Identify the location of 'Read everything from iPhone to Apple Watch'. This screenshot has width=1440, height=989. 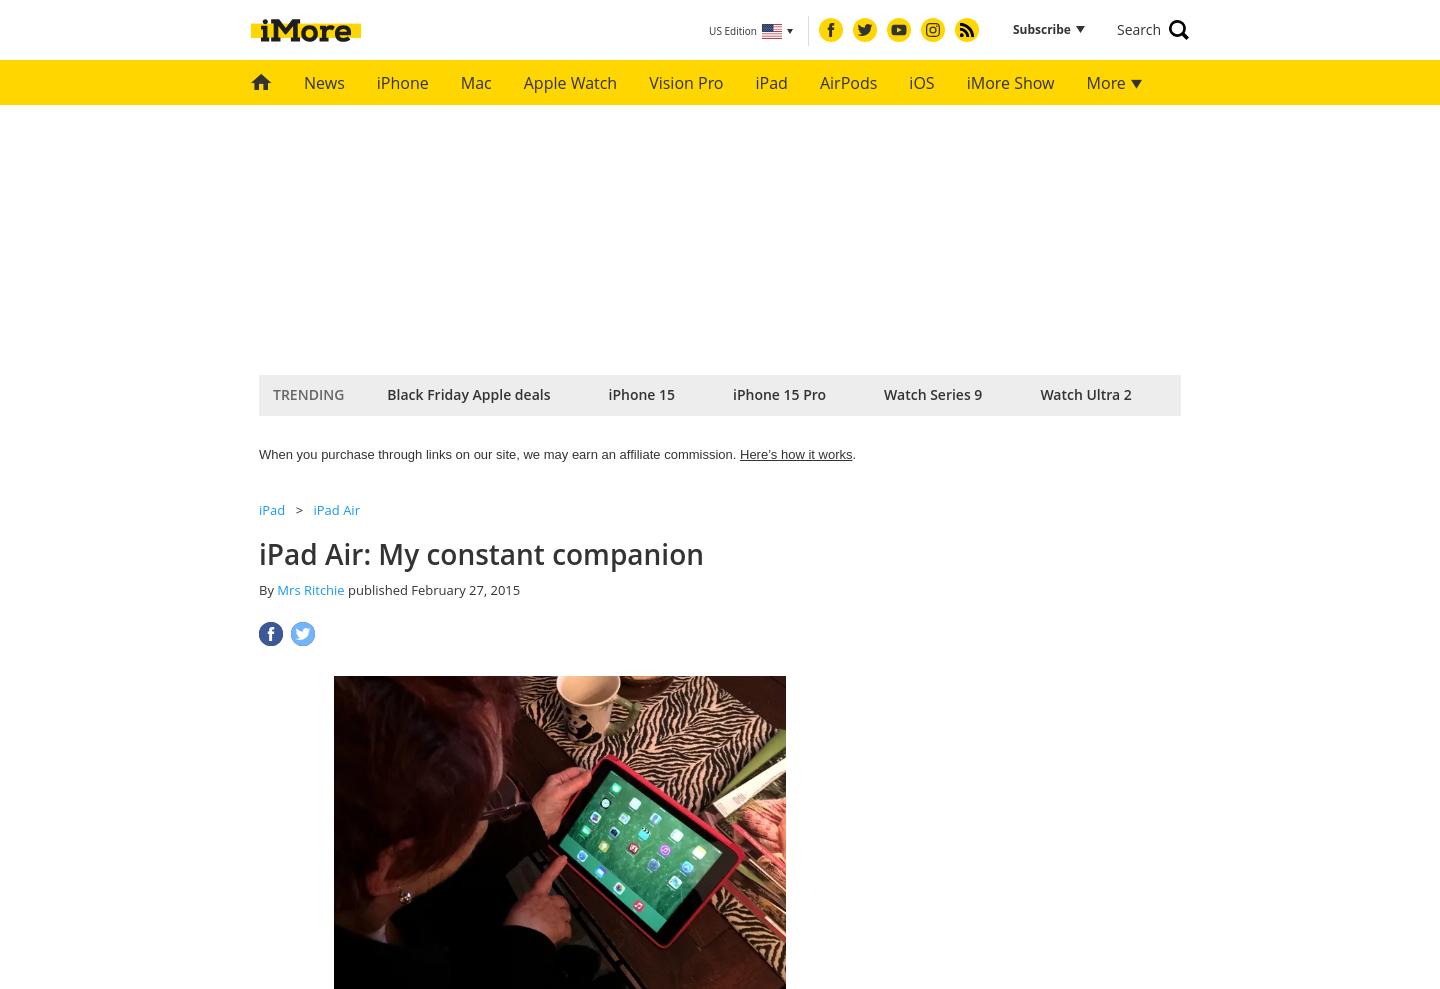
(699, 259).